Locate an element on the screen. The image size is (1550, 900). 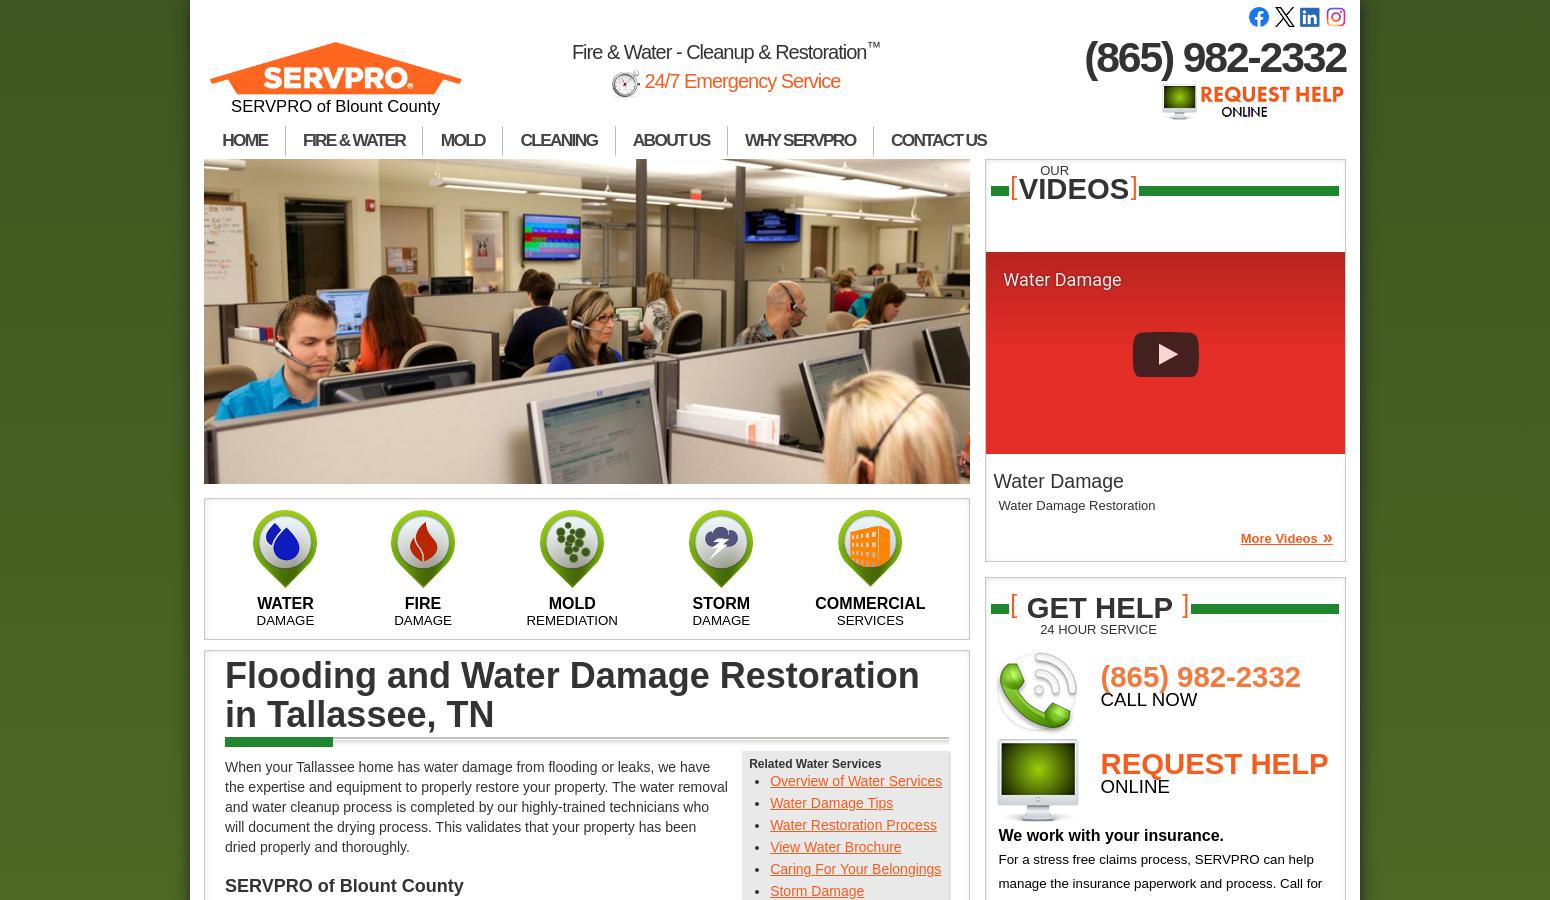
'Water Damage Restoration' is located at coordinates (1076, 503).